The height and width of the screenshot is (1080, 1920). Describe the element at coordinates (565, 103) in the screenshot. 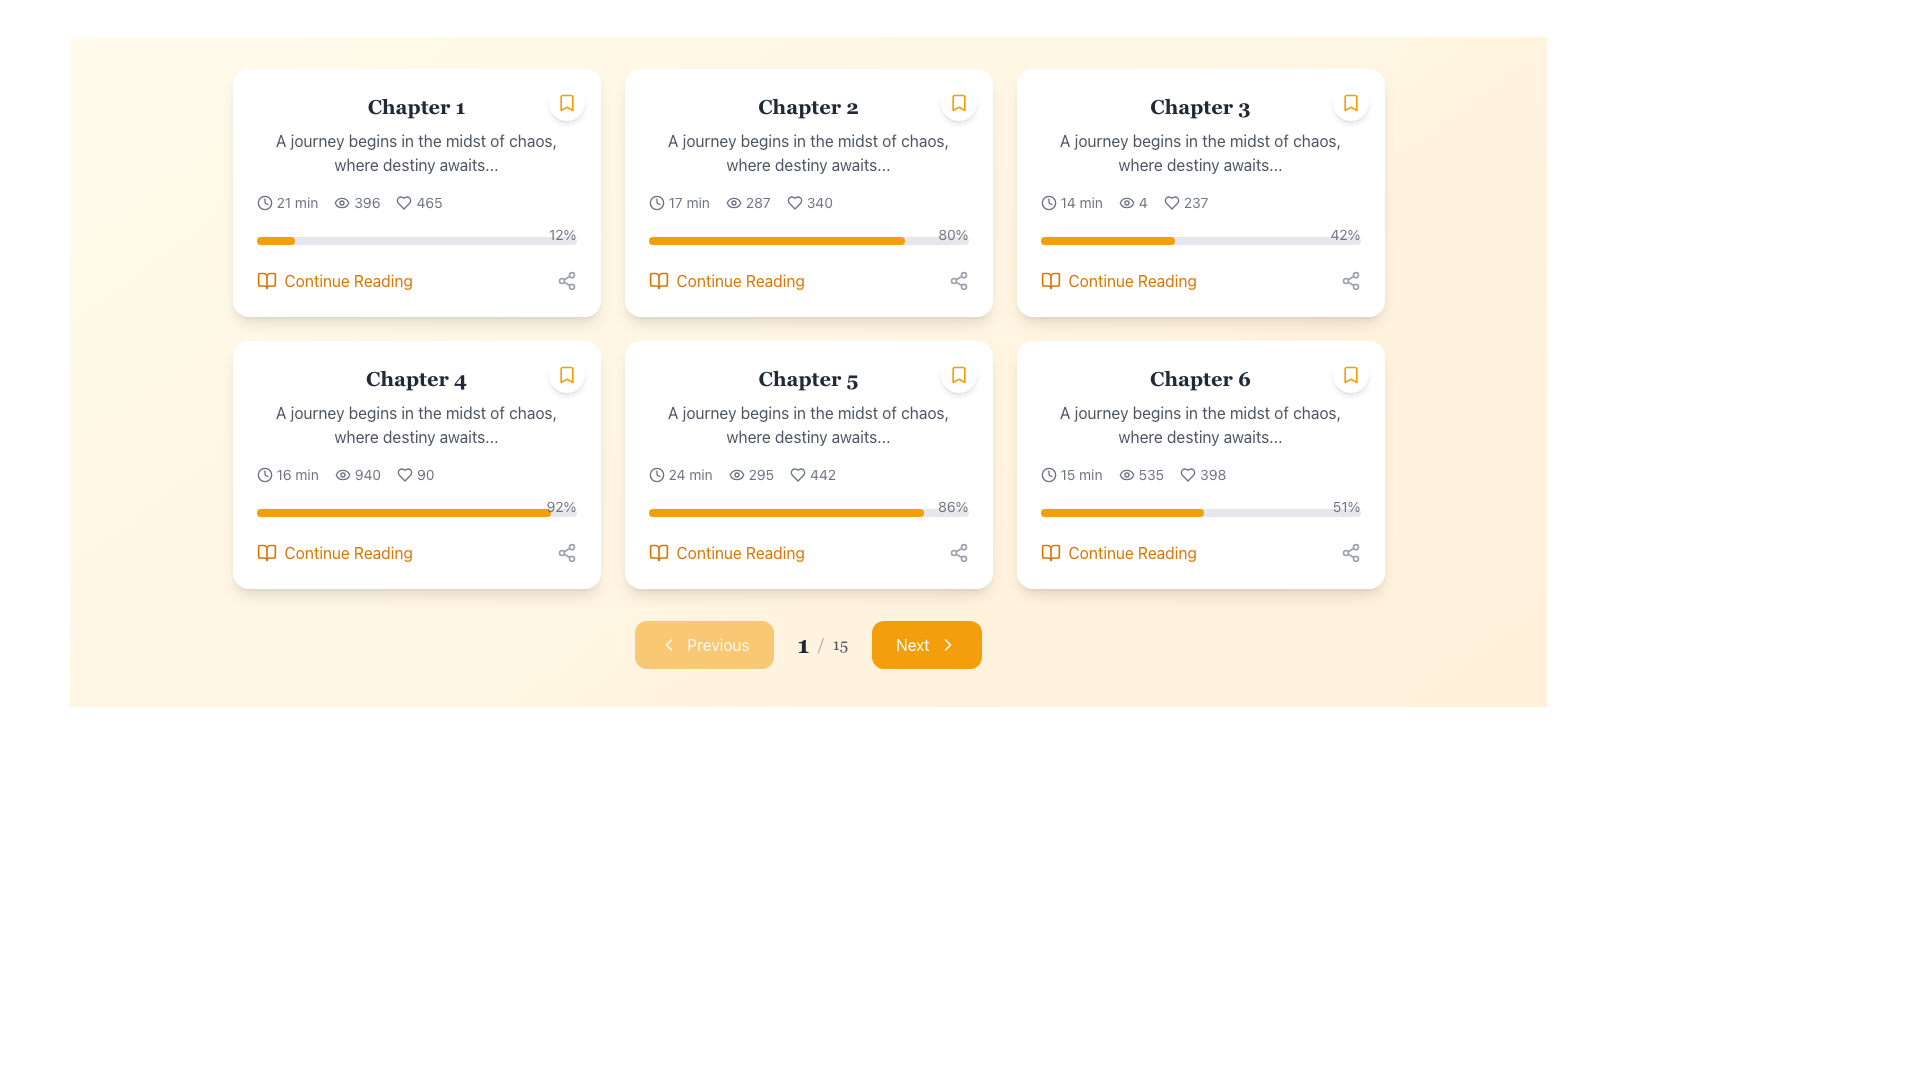

I see `the bookmark IconButton` at that location.